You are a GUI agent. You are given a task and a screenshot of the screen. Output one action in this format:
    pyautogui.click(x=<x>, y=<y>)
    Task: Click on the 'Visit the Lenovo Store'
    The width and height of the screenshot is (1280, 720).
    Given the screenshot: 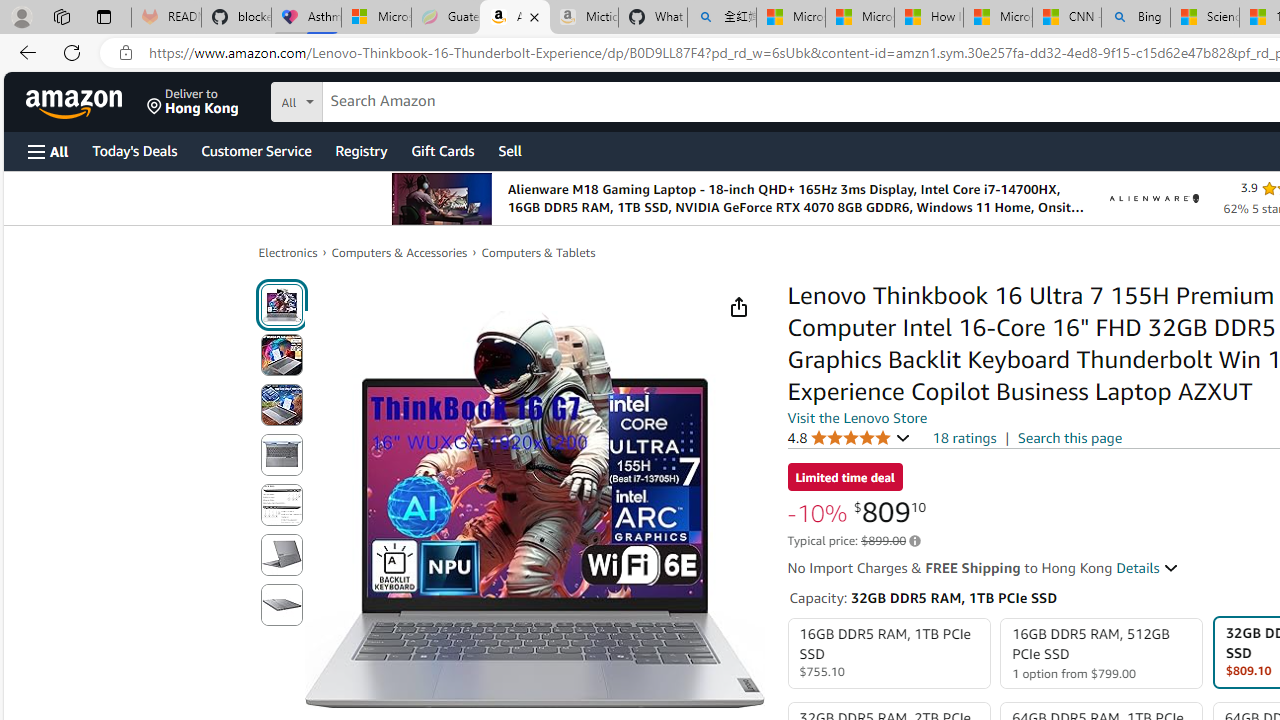 What is the action you would take?
    pyautogui.click(x=857, y=416)
    